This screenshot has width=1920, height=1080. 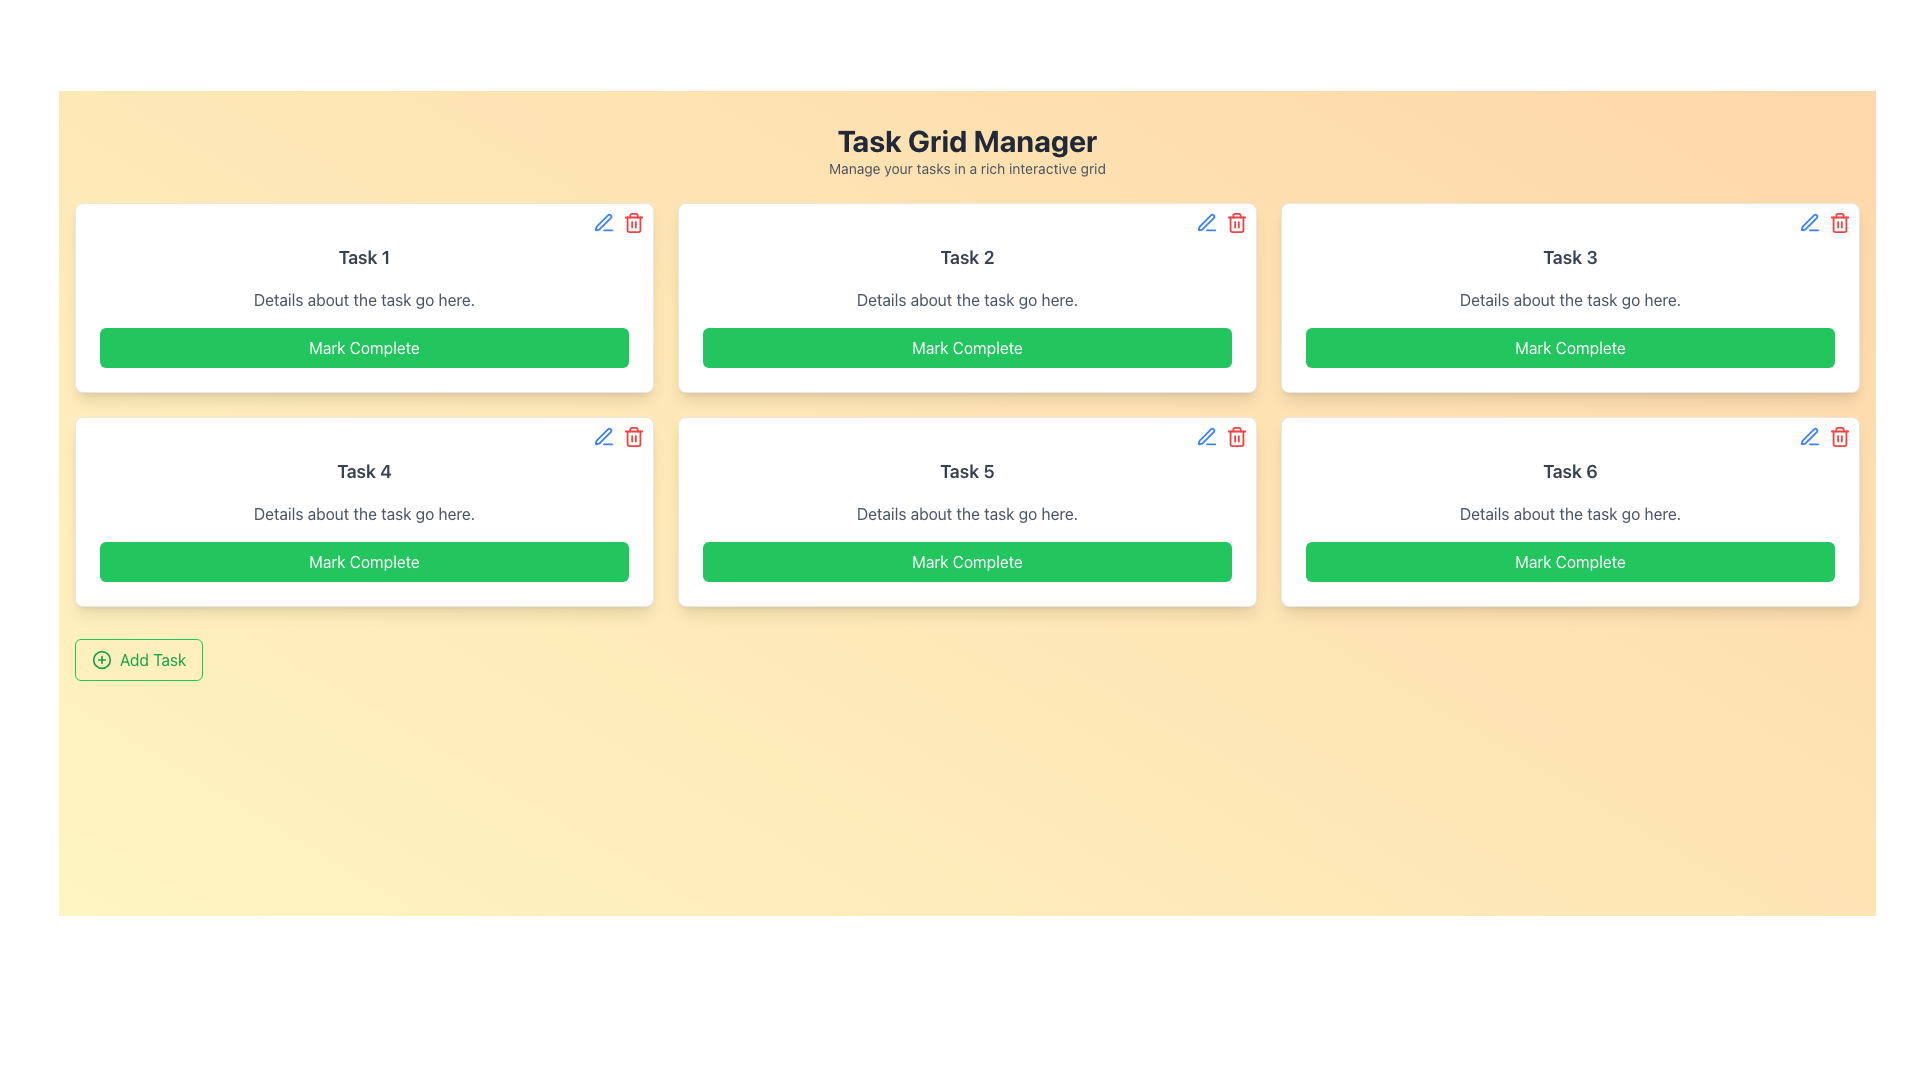 What do you see at coordinates (364, 562) in the screenshot?
I see `the 'Mark Complete' button with a green background and white text` at bounding box center [364, 562].